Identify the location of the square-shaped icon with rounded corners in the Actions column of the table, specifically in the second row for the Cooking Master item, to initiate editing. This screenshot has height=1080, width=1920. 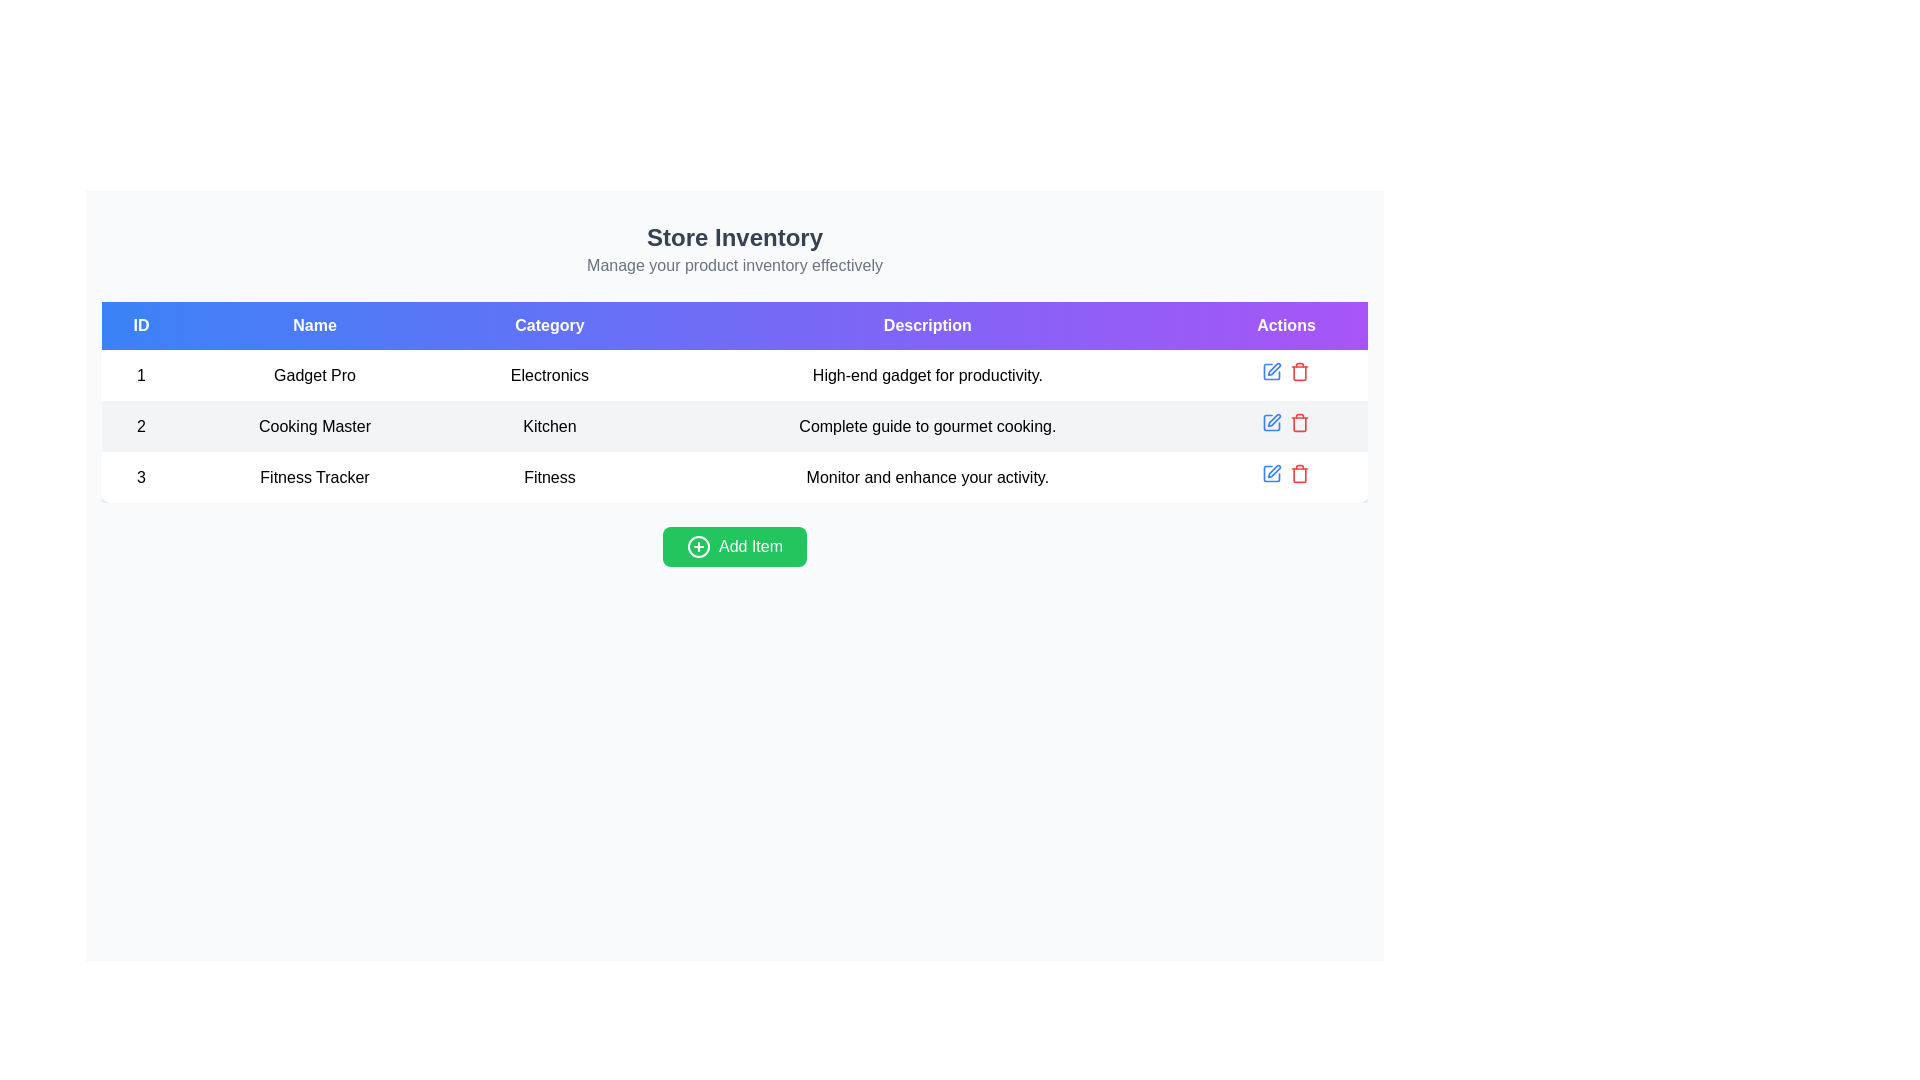
(1271, 422).